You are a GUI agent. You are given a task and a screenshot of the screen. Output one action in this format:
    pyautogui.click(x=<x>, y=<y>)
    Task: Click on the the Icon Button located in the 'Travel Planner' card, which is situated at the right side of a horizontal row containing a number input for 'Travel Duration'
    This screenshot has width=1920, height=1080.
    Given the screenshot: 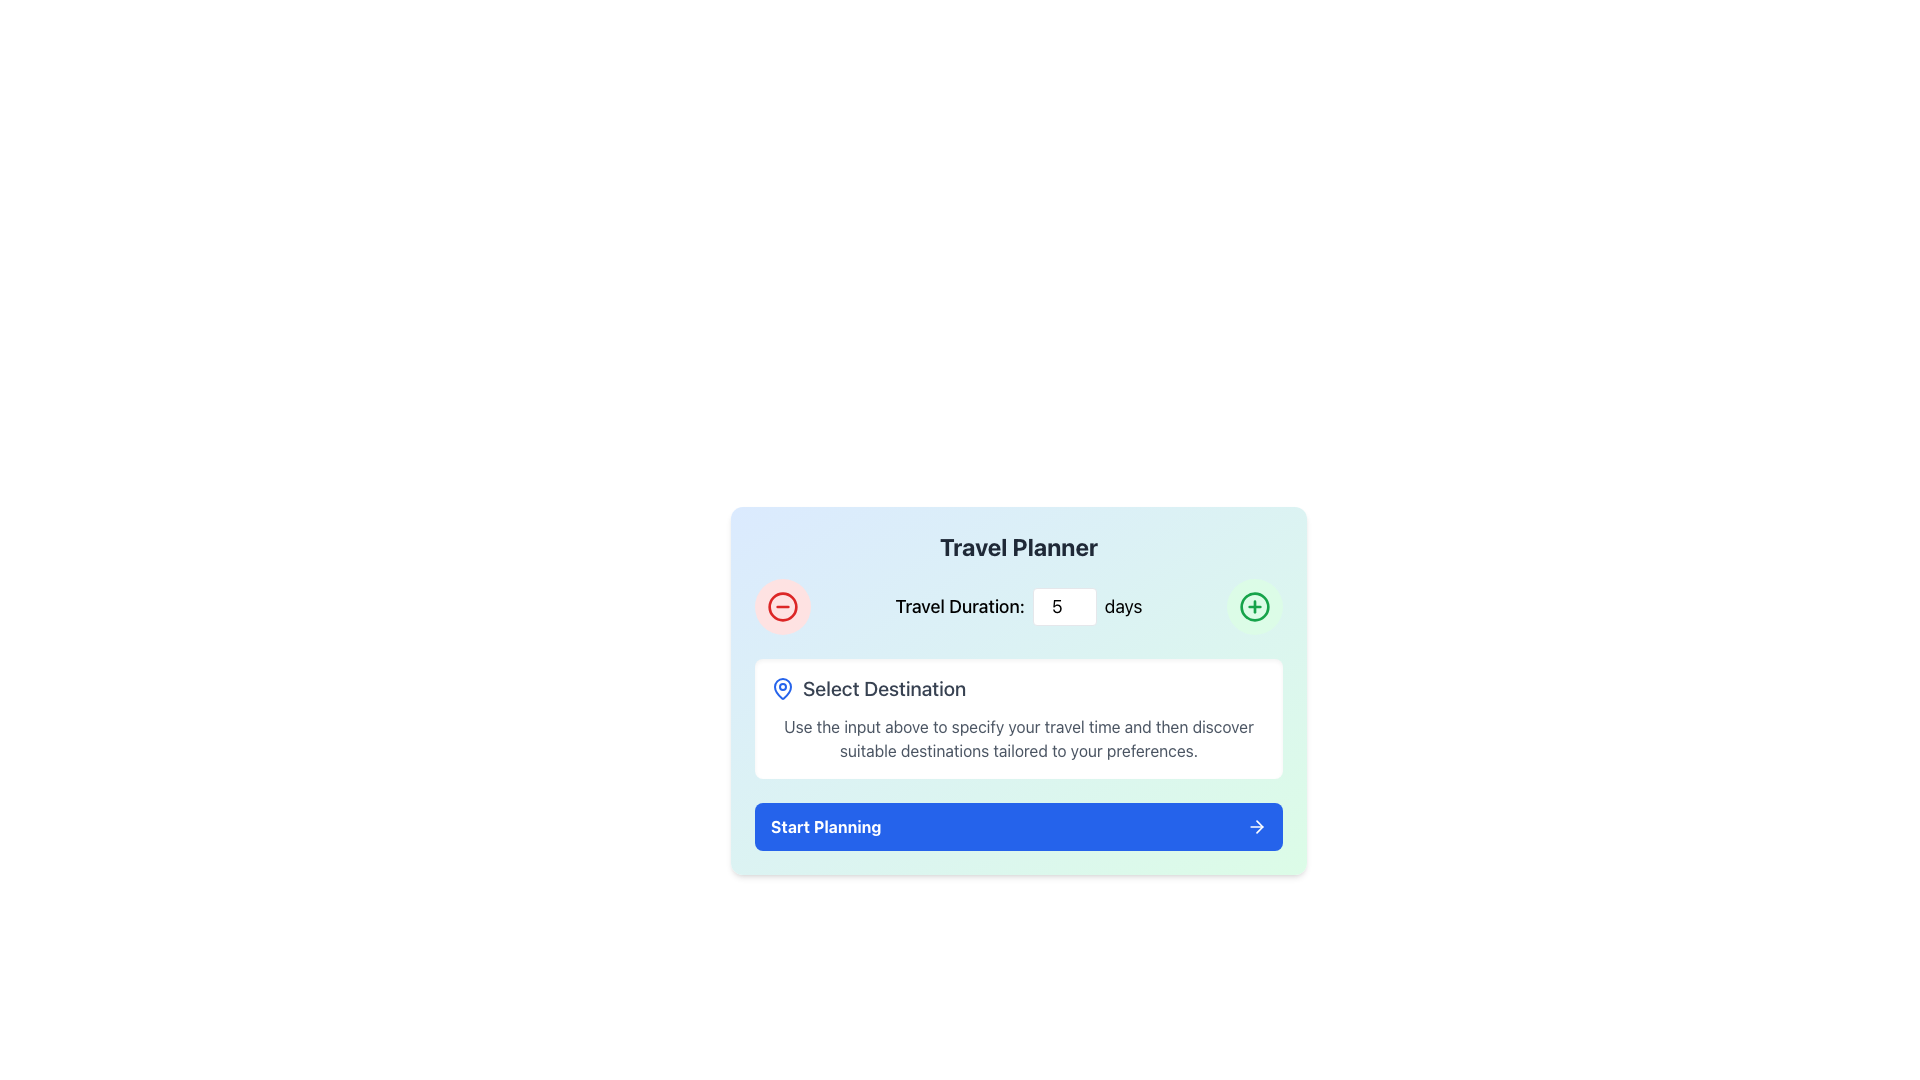 What is the action you would take?
    pyautogui.click(x=1253, y=605)
    